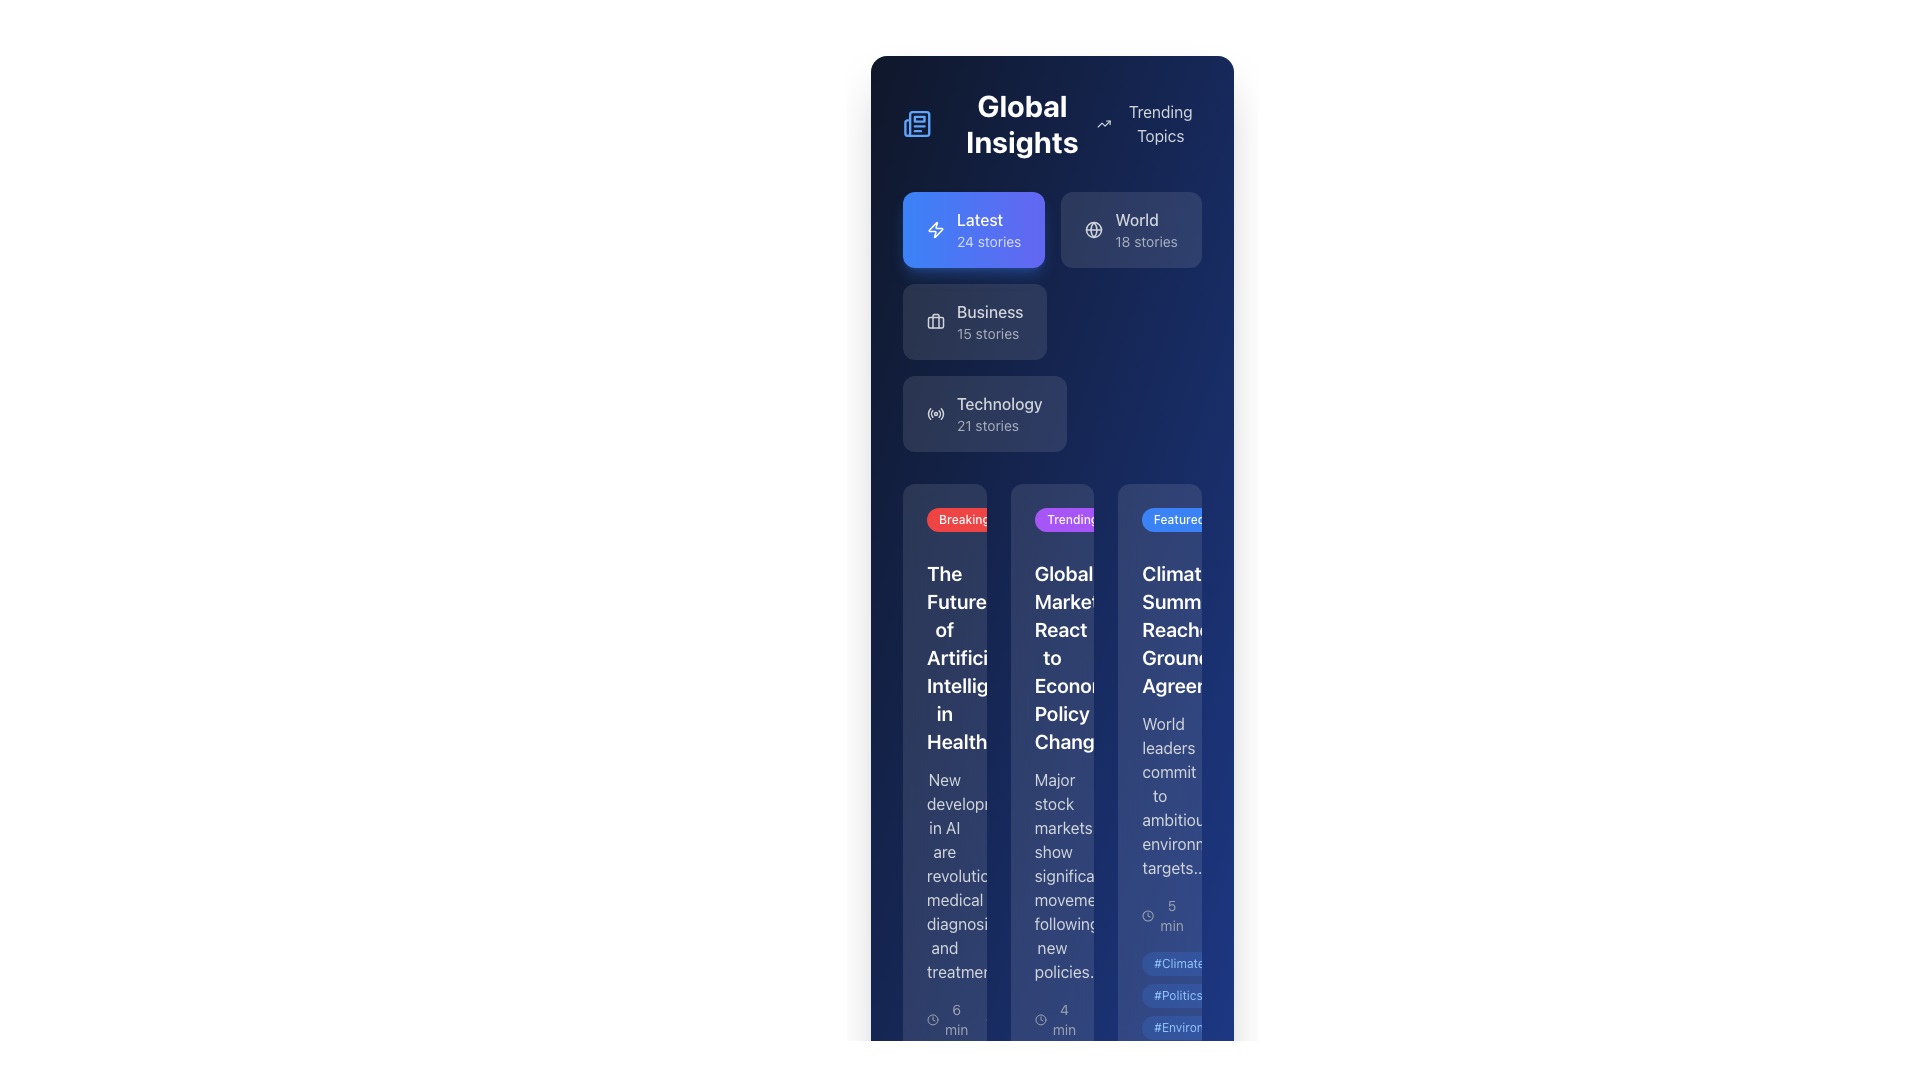 The image size is (1920, 1080). I want to click on the text block displaying 'Major stock markets show significant movement following new policies...' which is located under the heading 'Global Markets React to Economic Policy Changes', so click(1051, 874).